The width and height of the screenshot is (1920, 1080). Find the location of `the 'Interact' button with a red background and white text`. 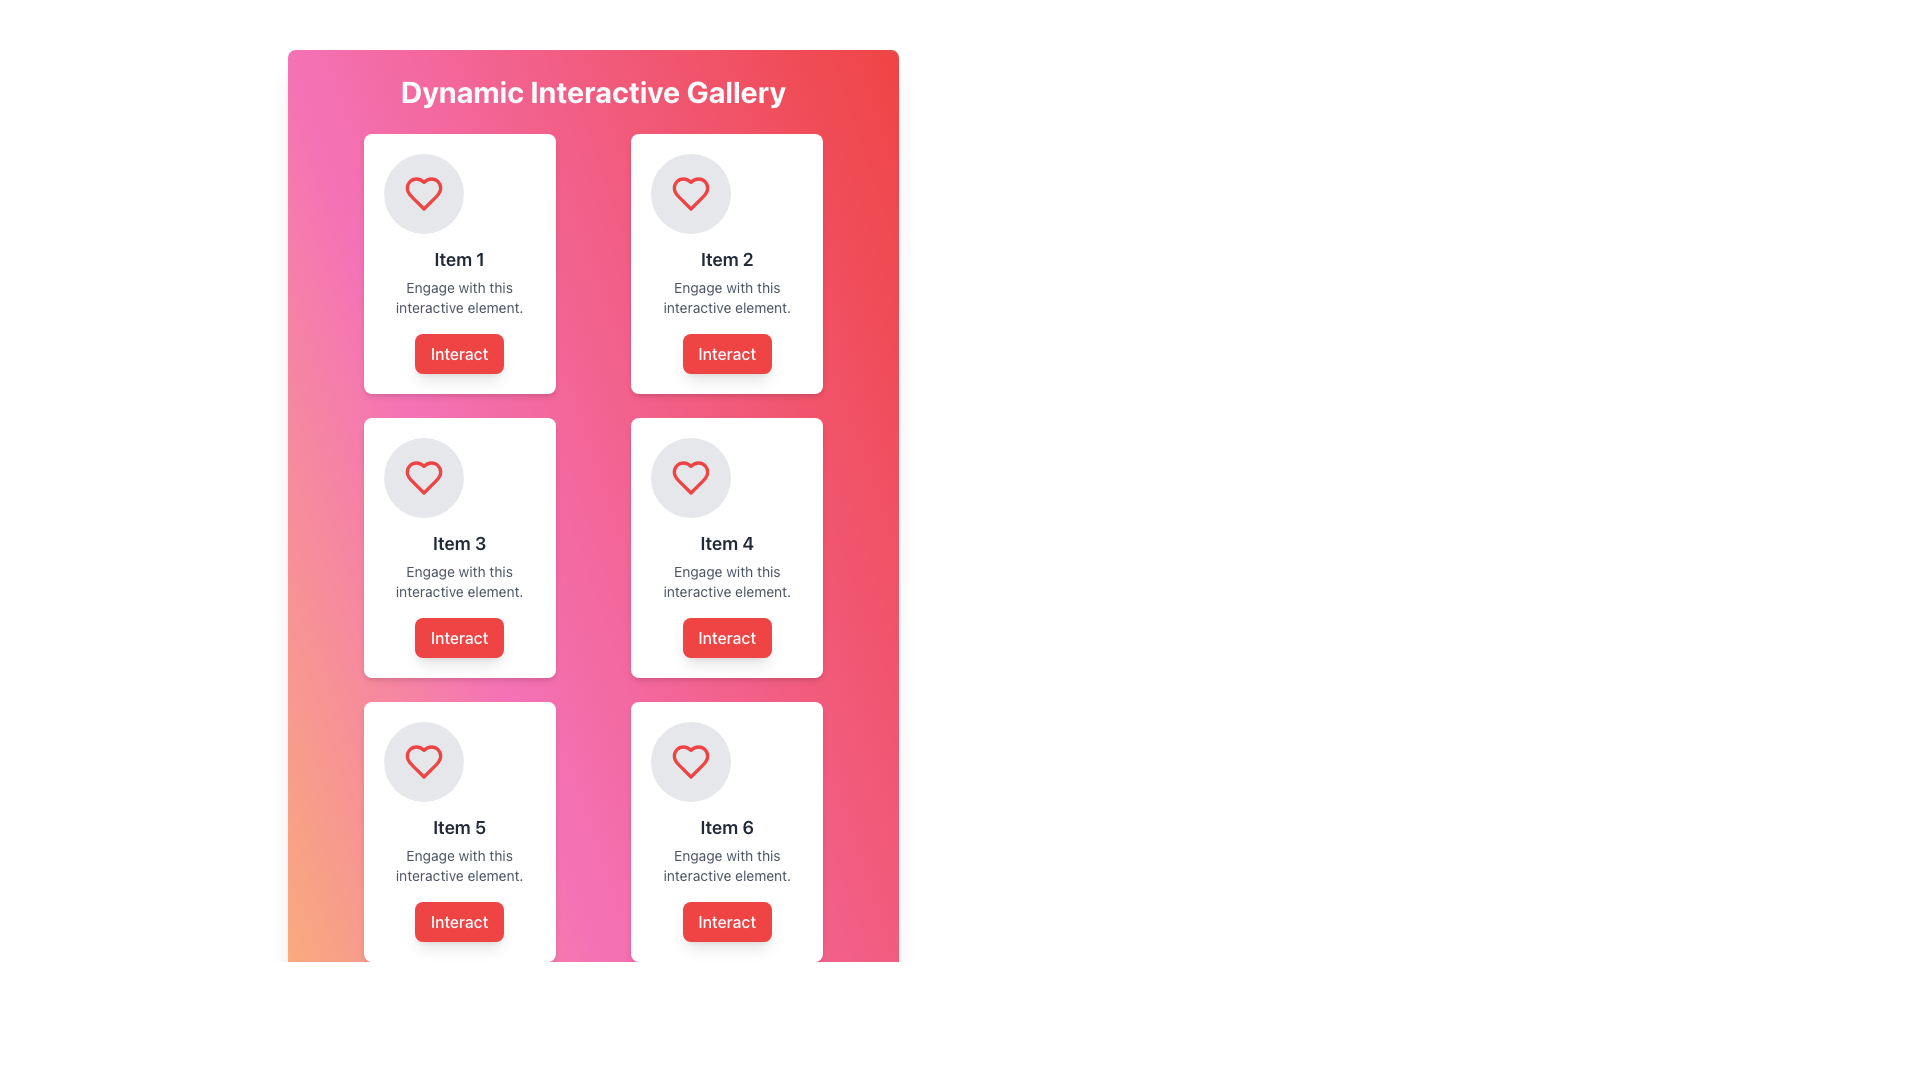

the 'Interact' button with a red background and white text is located at coordinates (458, 353).